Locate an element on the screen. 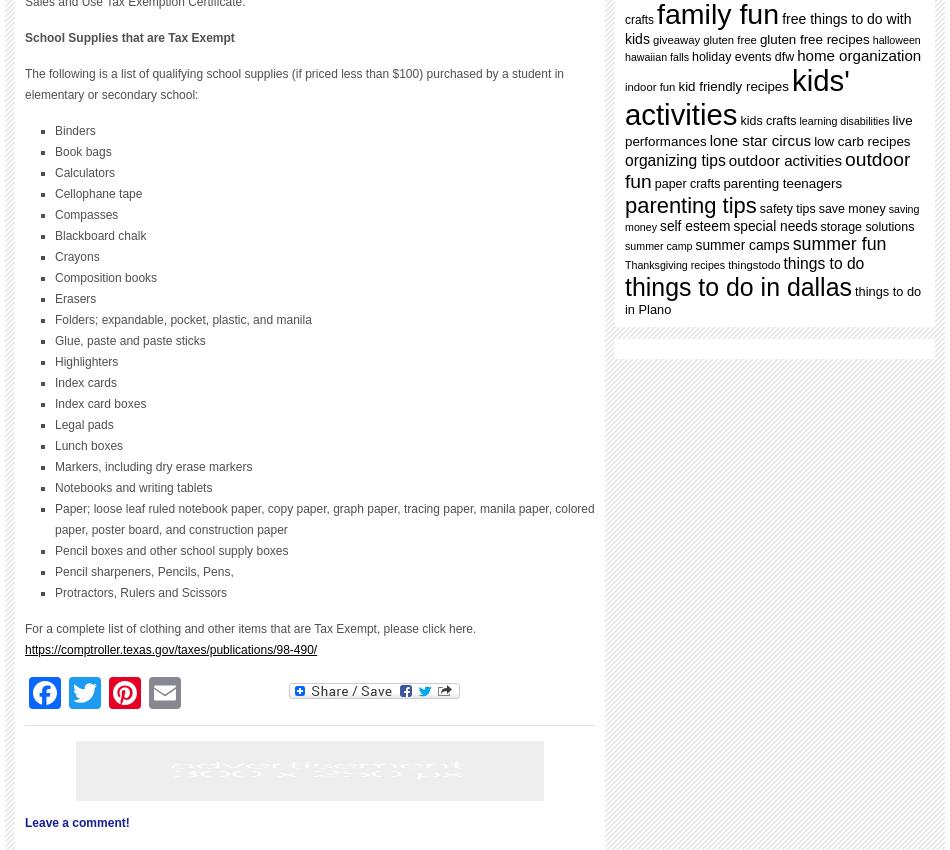  'self esteem' is located at coordinates (695, 226).